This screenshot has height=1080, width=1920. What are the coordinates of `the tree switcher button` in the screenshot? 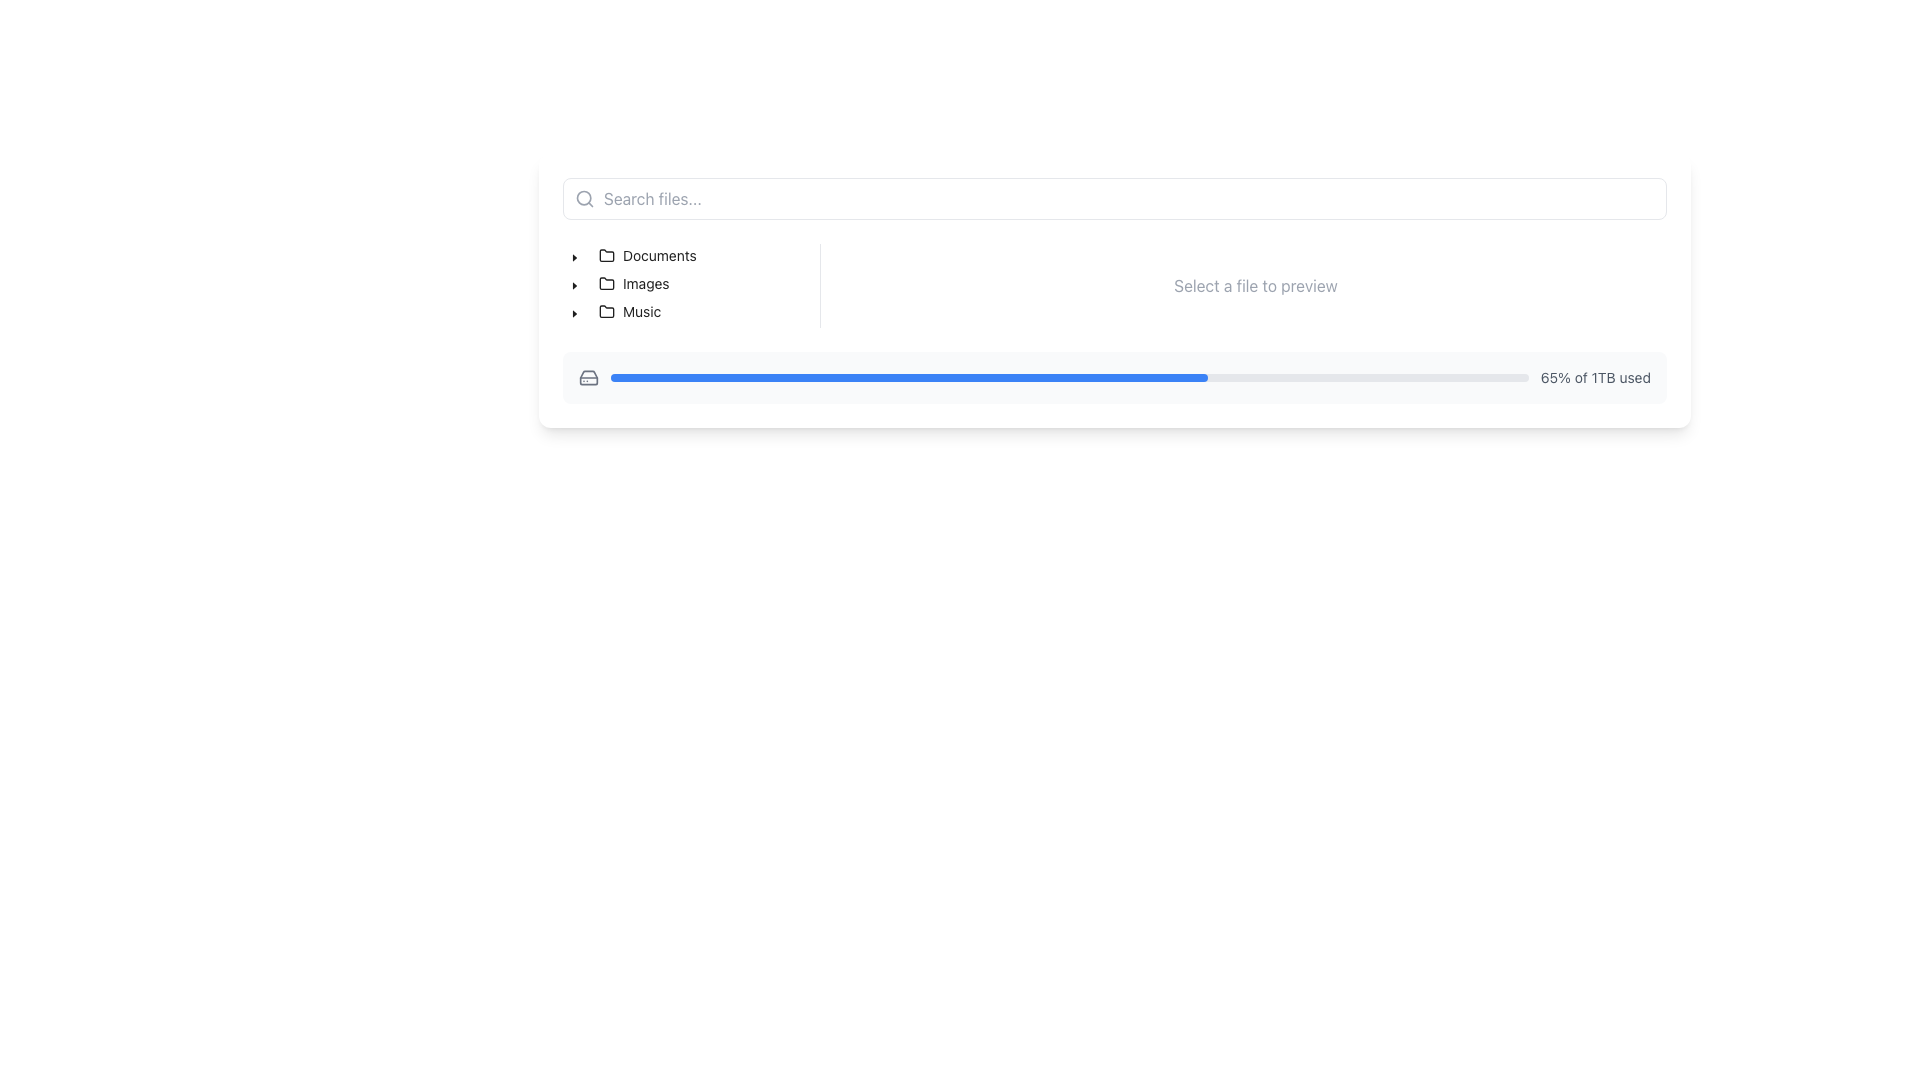 It's located at (574, 312).